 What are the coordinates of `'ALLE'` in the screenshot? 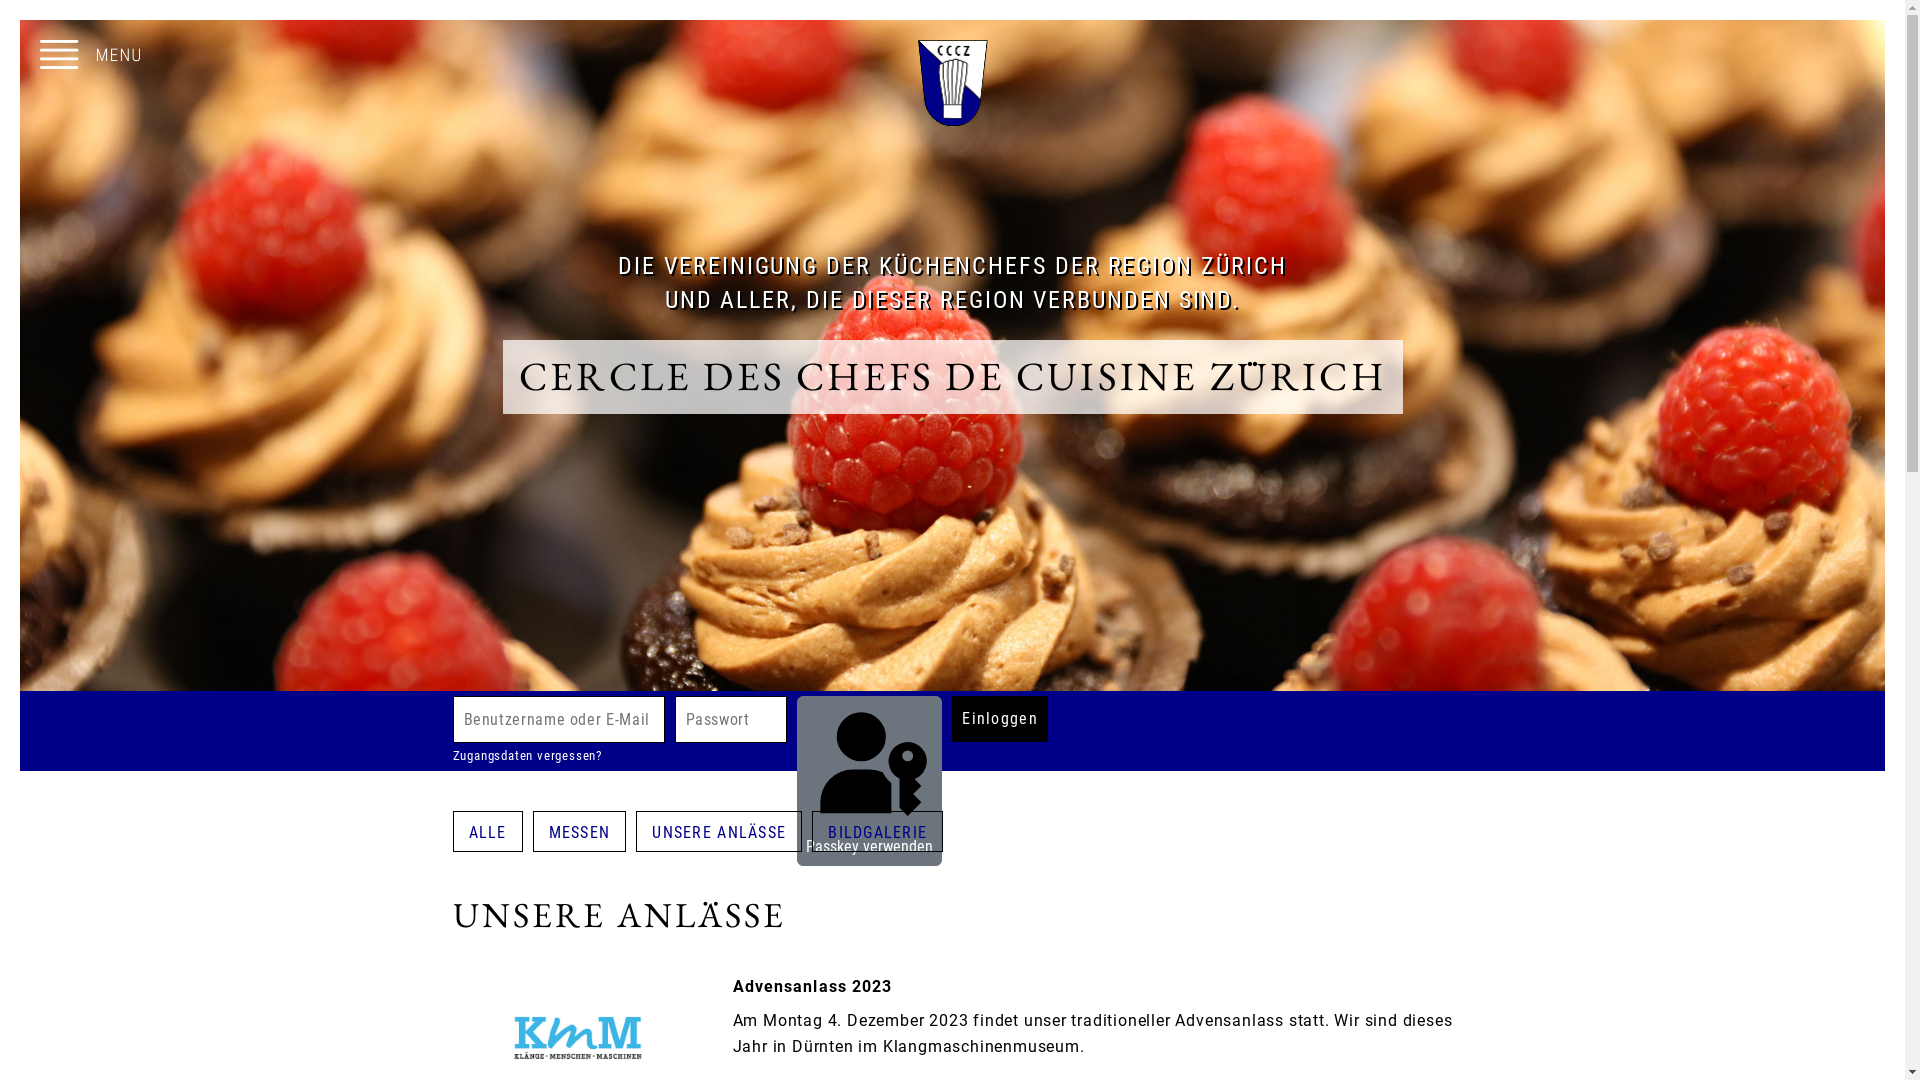 It's located at (488, 831).